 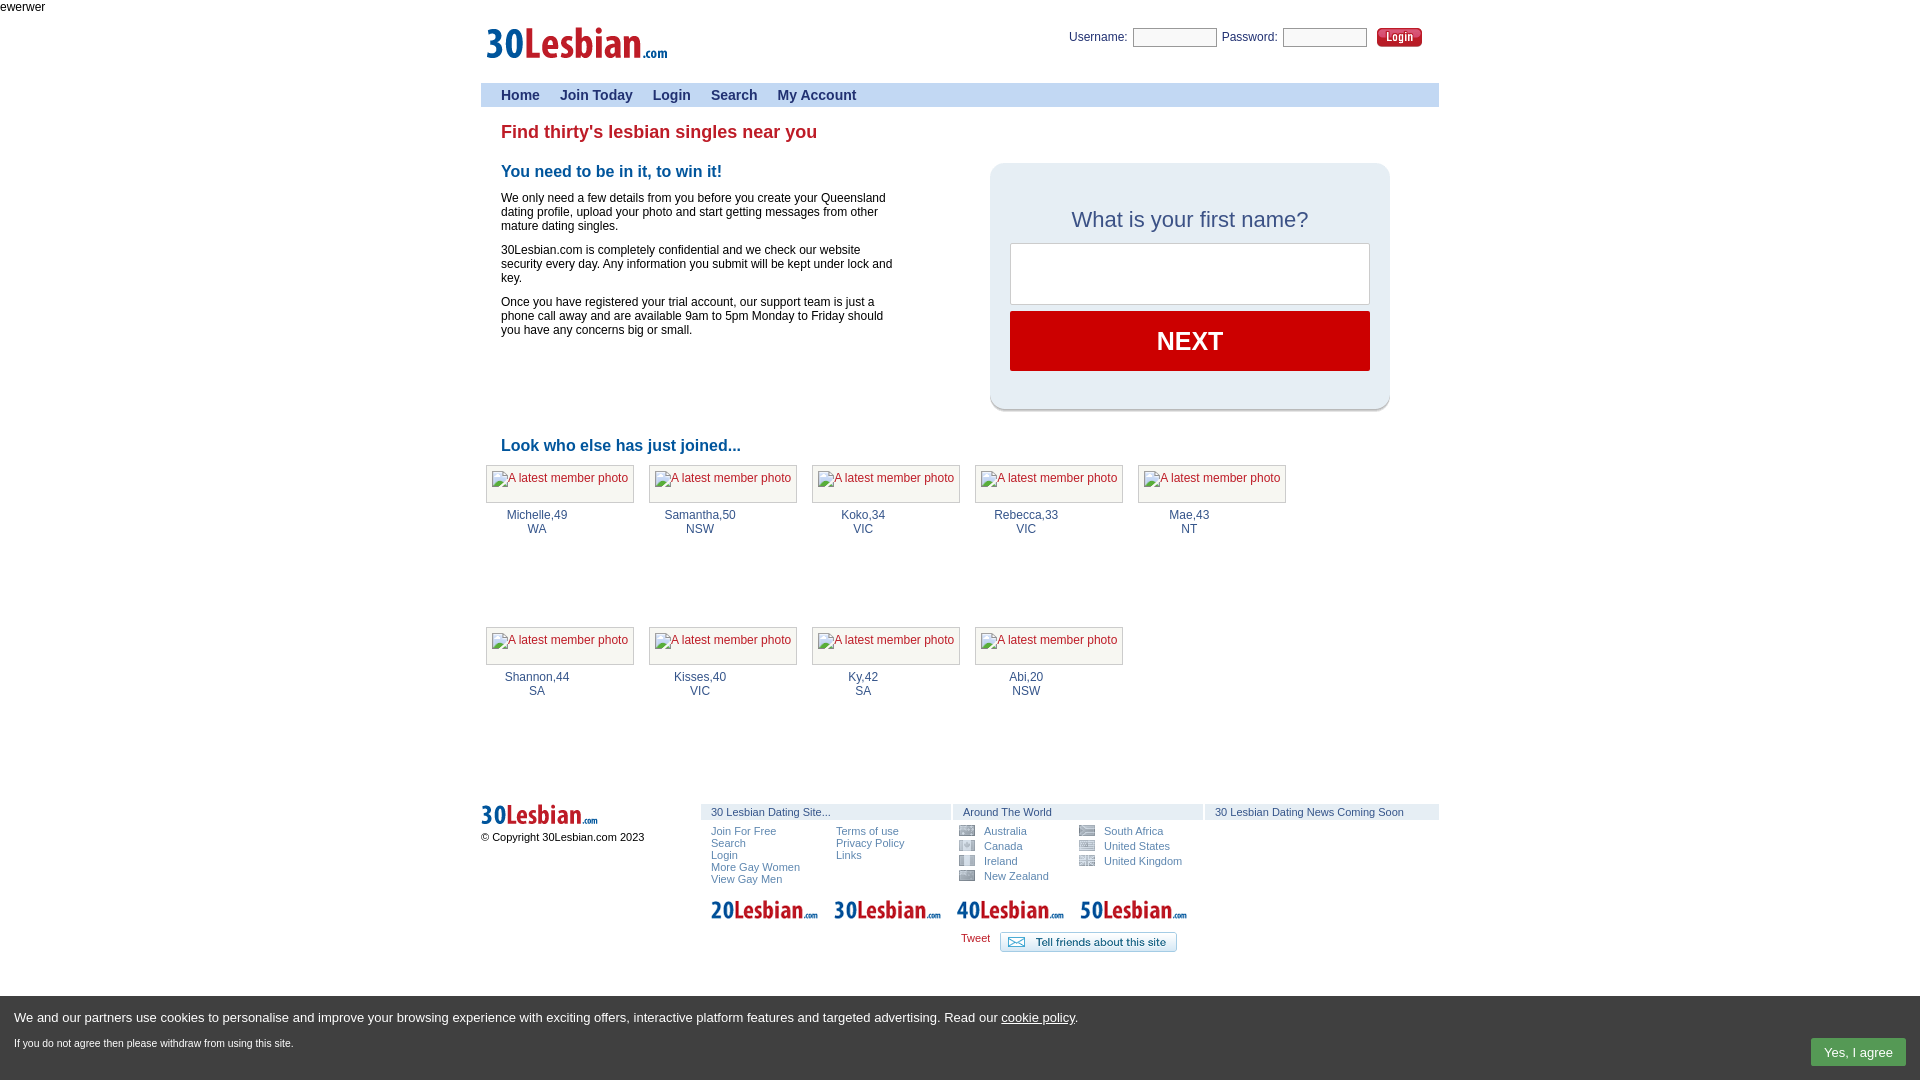 What do you see at coordinates (672, 95) in the screenshot?
I see `'Login'` at bounding box center [672, 95].